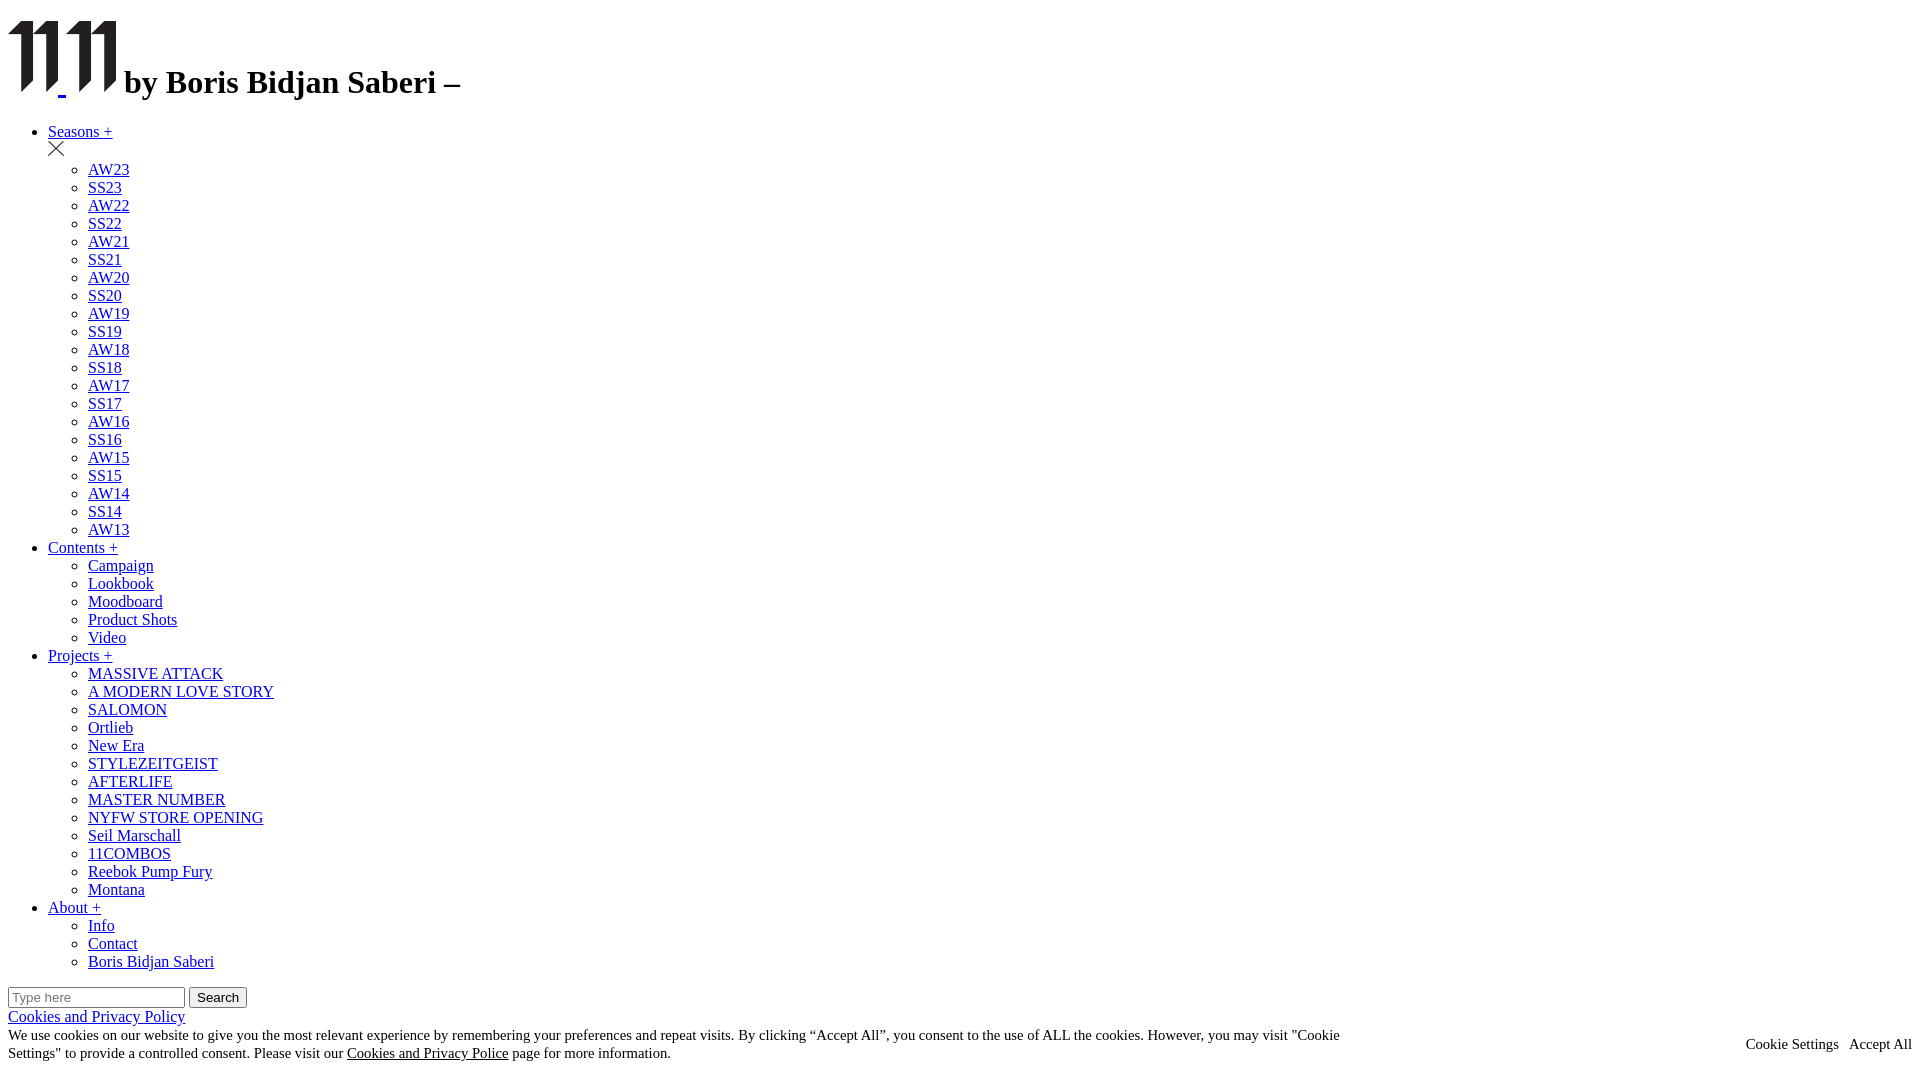 The height and width of the screenshot is (1080, 1920). I want to click on 'Moodboard', so click(124, 600).